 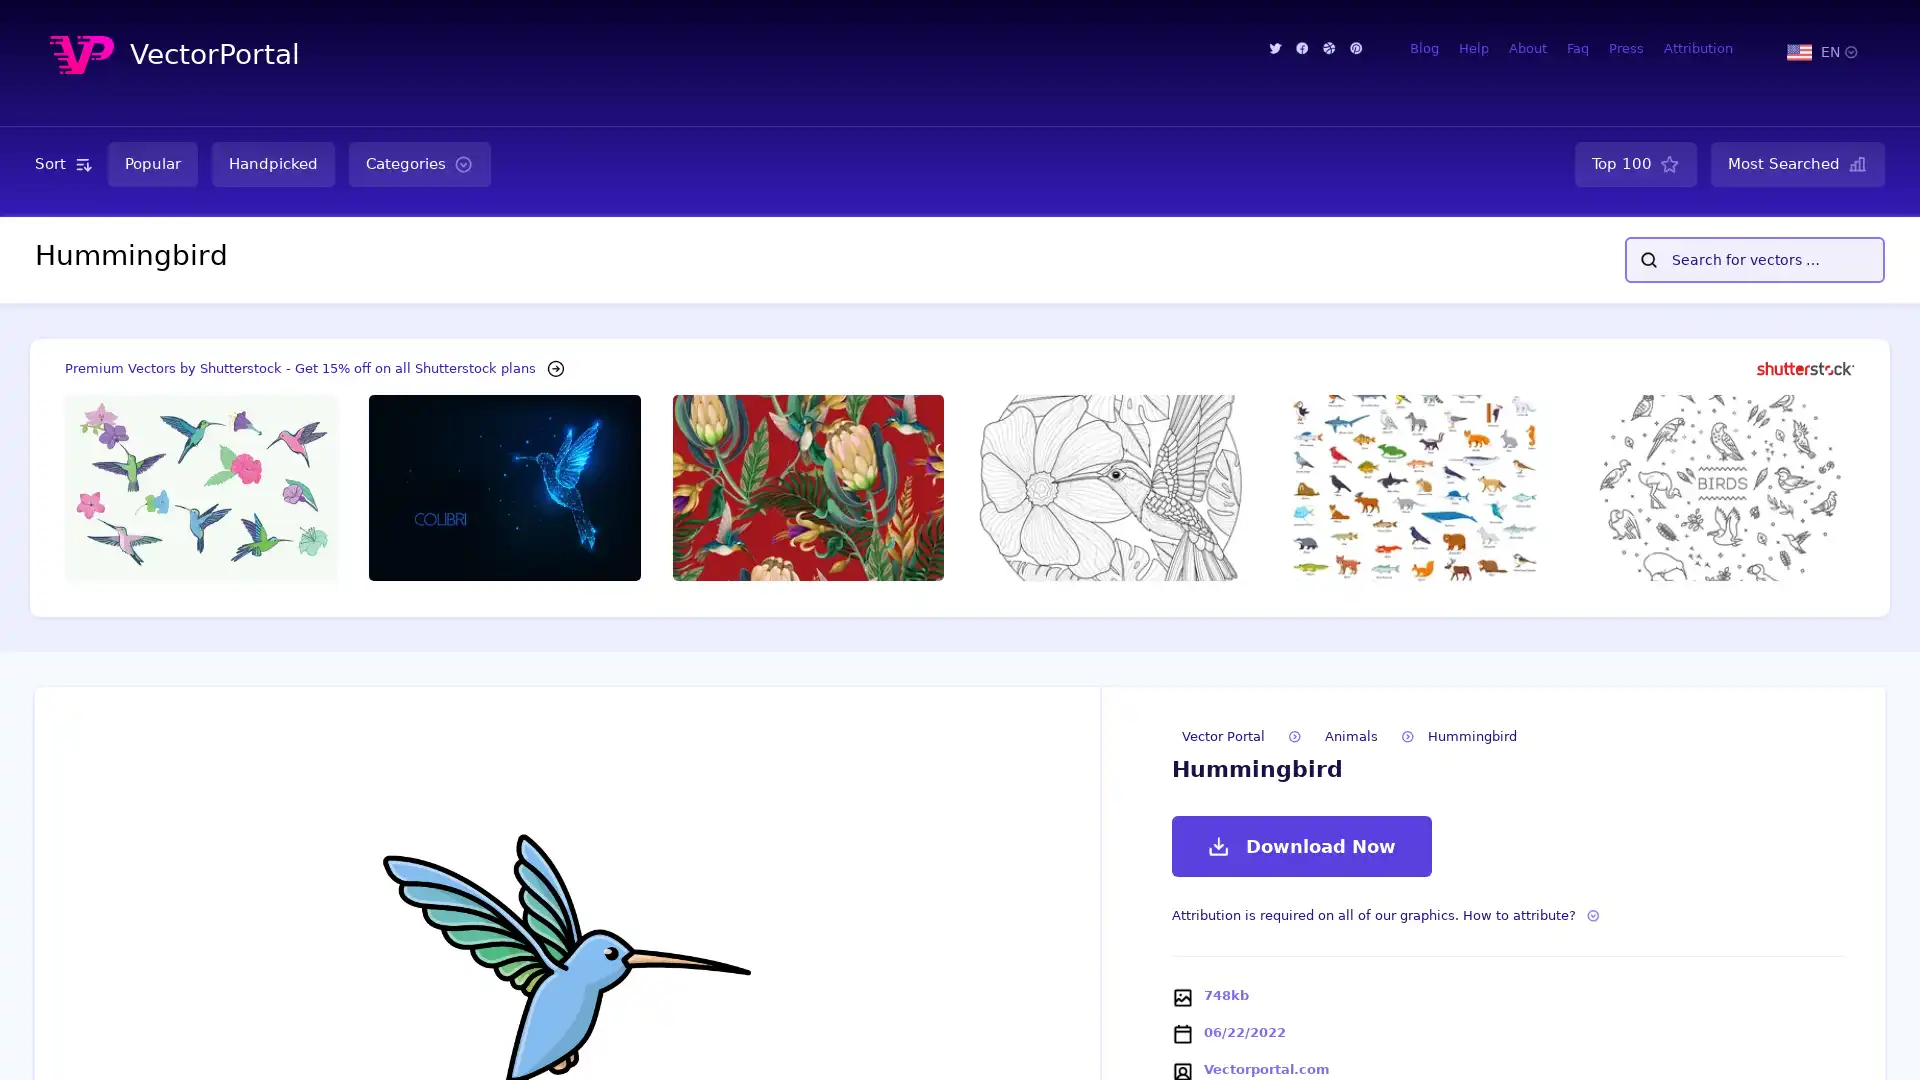 I want to click on EN, so click(x=1821, y=50).